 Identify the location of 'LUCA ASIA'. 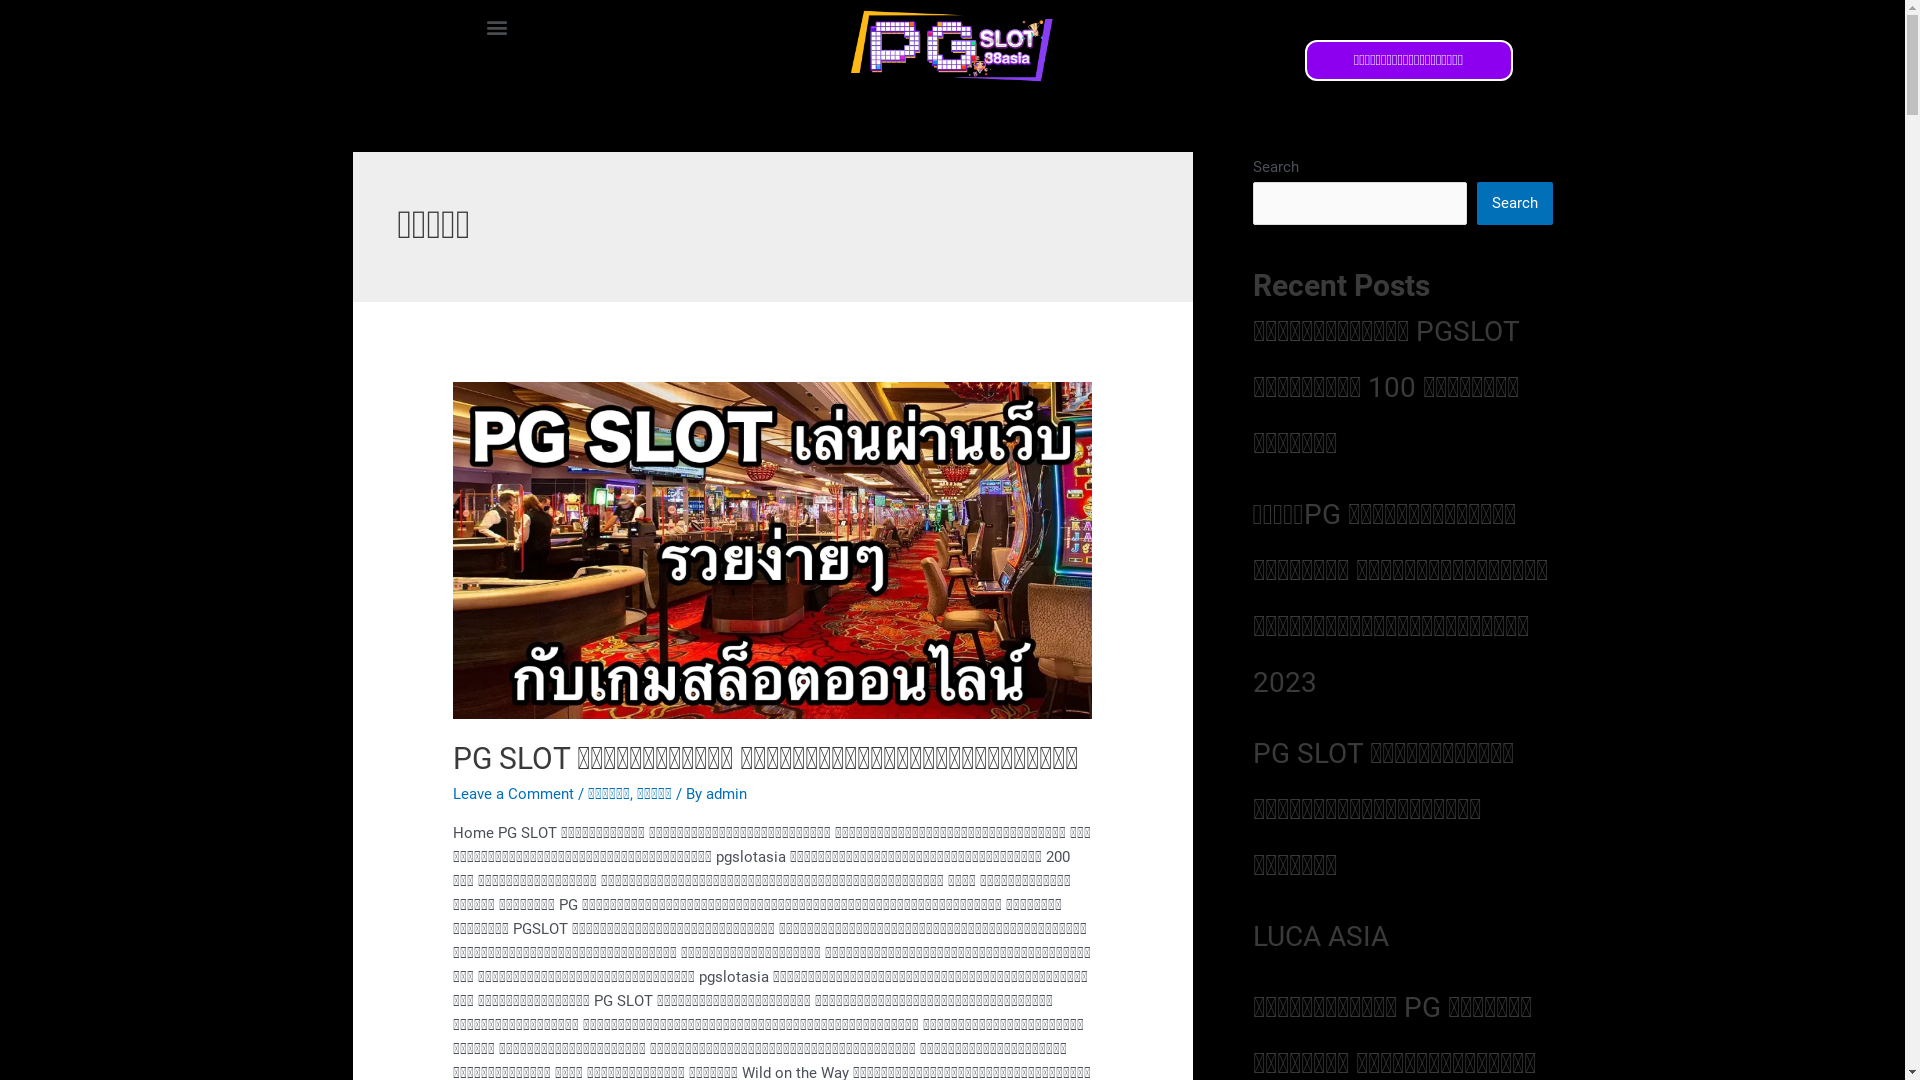
(1320, 936).